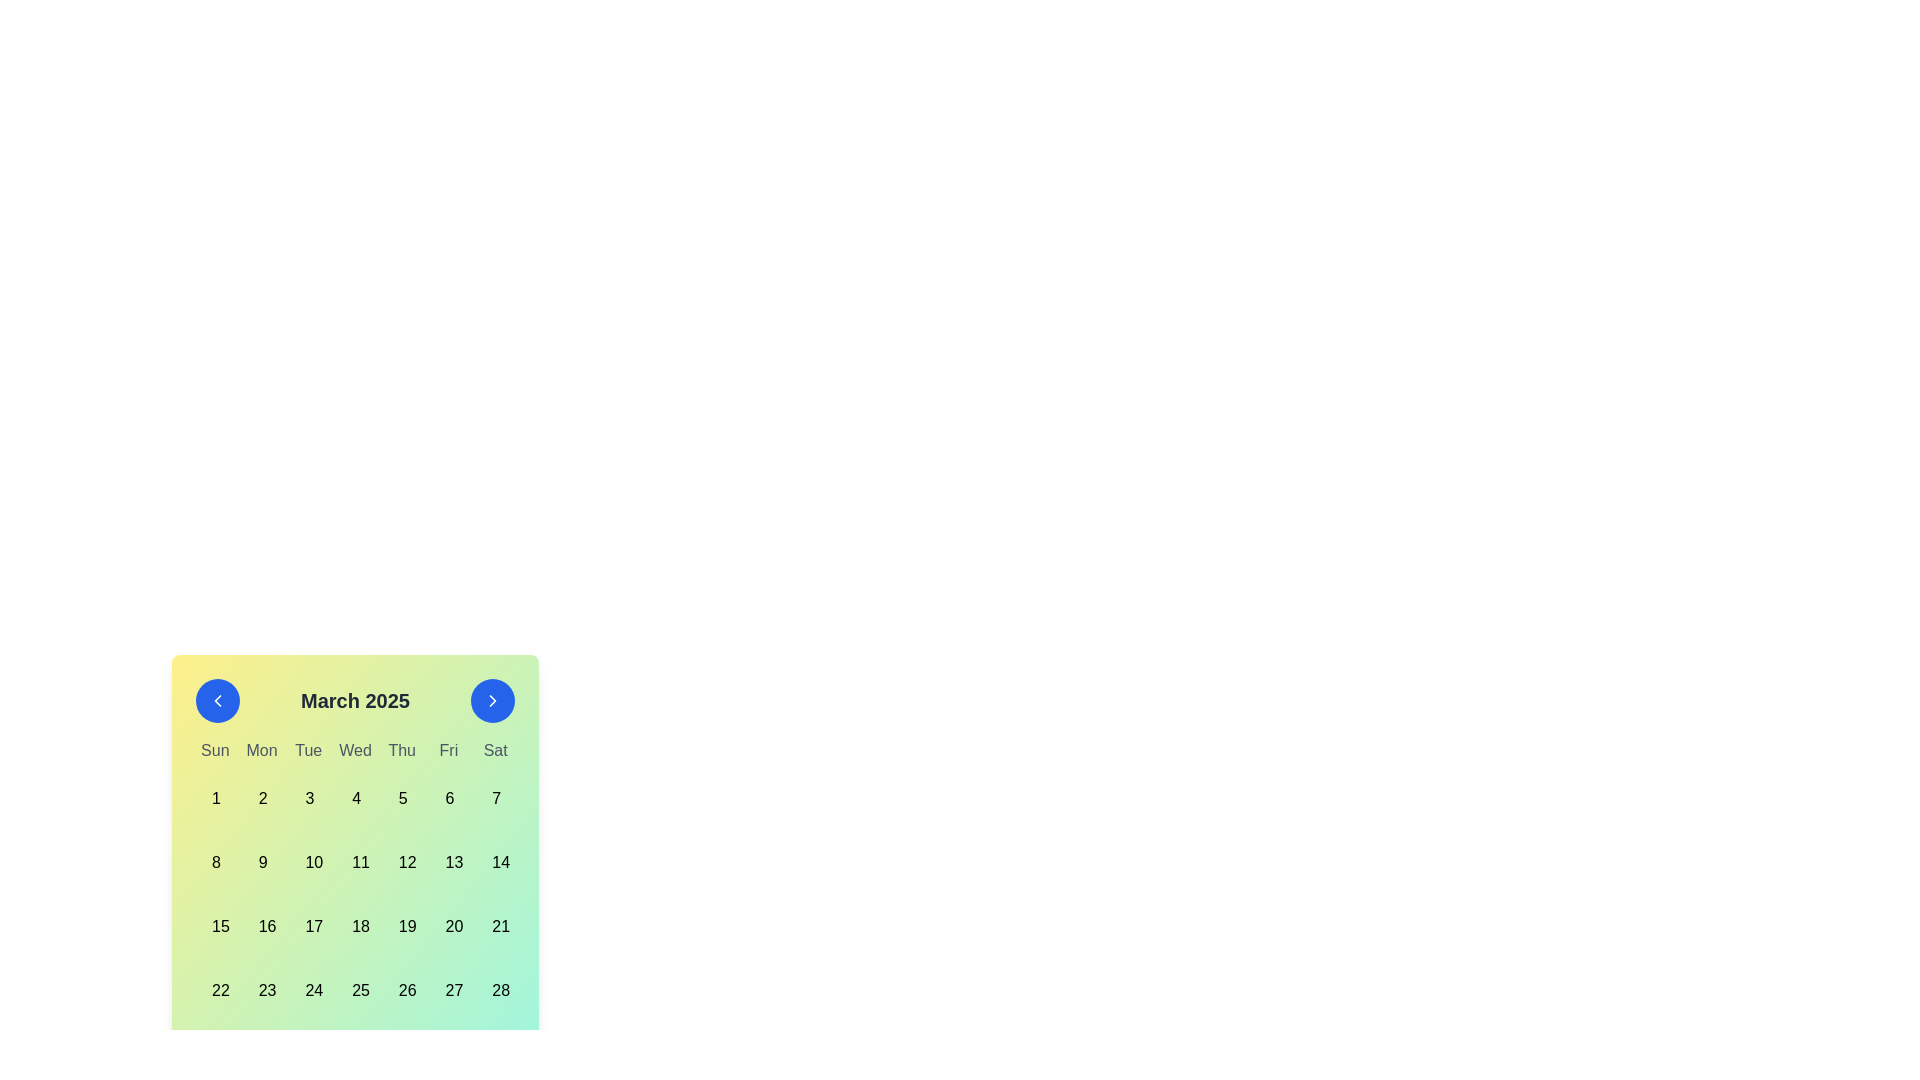 This screenshot has width=1920, height=1080. Describe the element at coordinates (355, 862) in the screenshot. I see `the rounded rectangular button displaying '11' in the calendar grid layout, located in the second row and fourth column beneath 'Wed'` at that location.